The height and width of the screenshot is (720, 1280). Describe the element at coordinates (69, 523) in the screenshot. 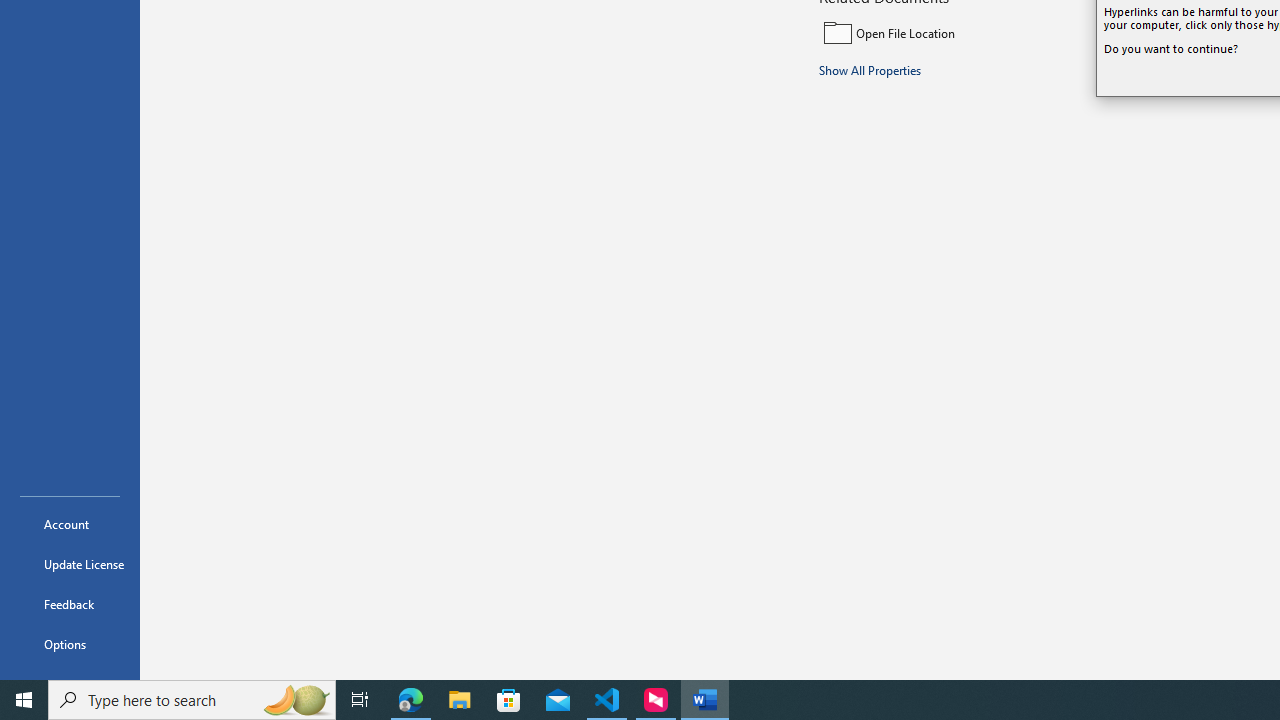

I see `'Account'` at that location.